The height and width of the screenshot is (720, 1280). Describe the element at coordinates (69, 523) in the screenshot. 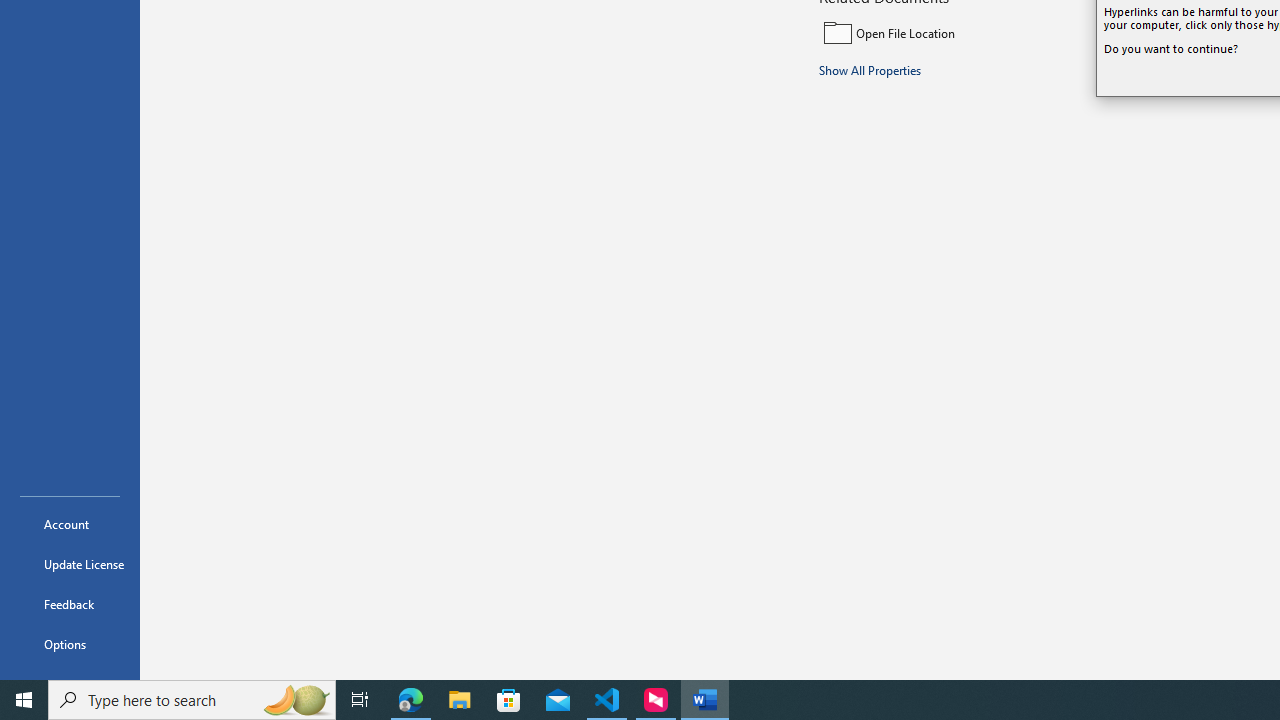

I see `'Account'` at that location.